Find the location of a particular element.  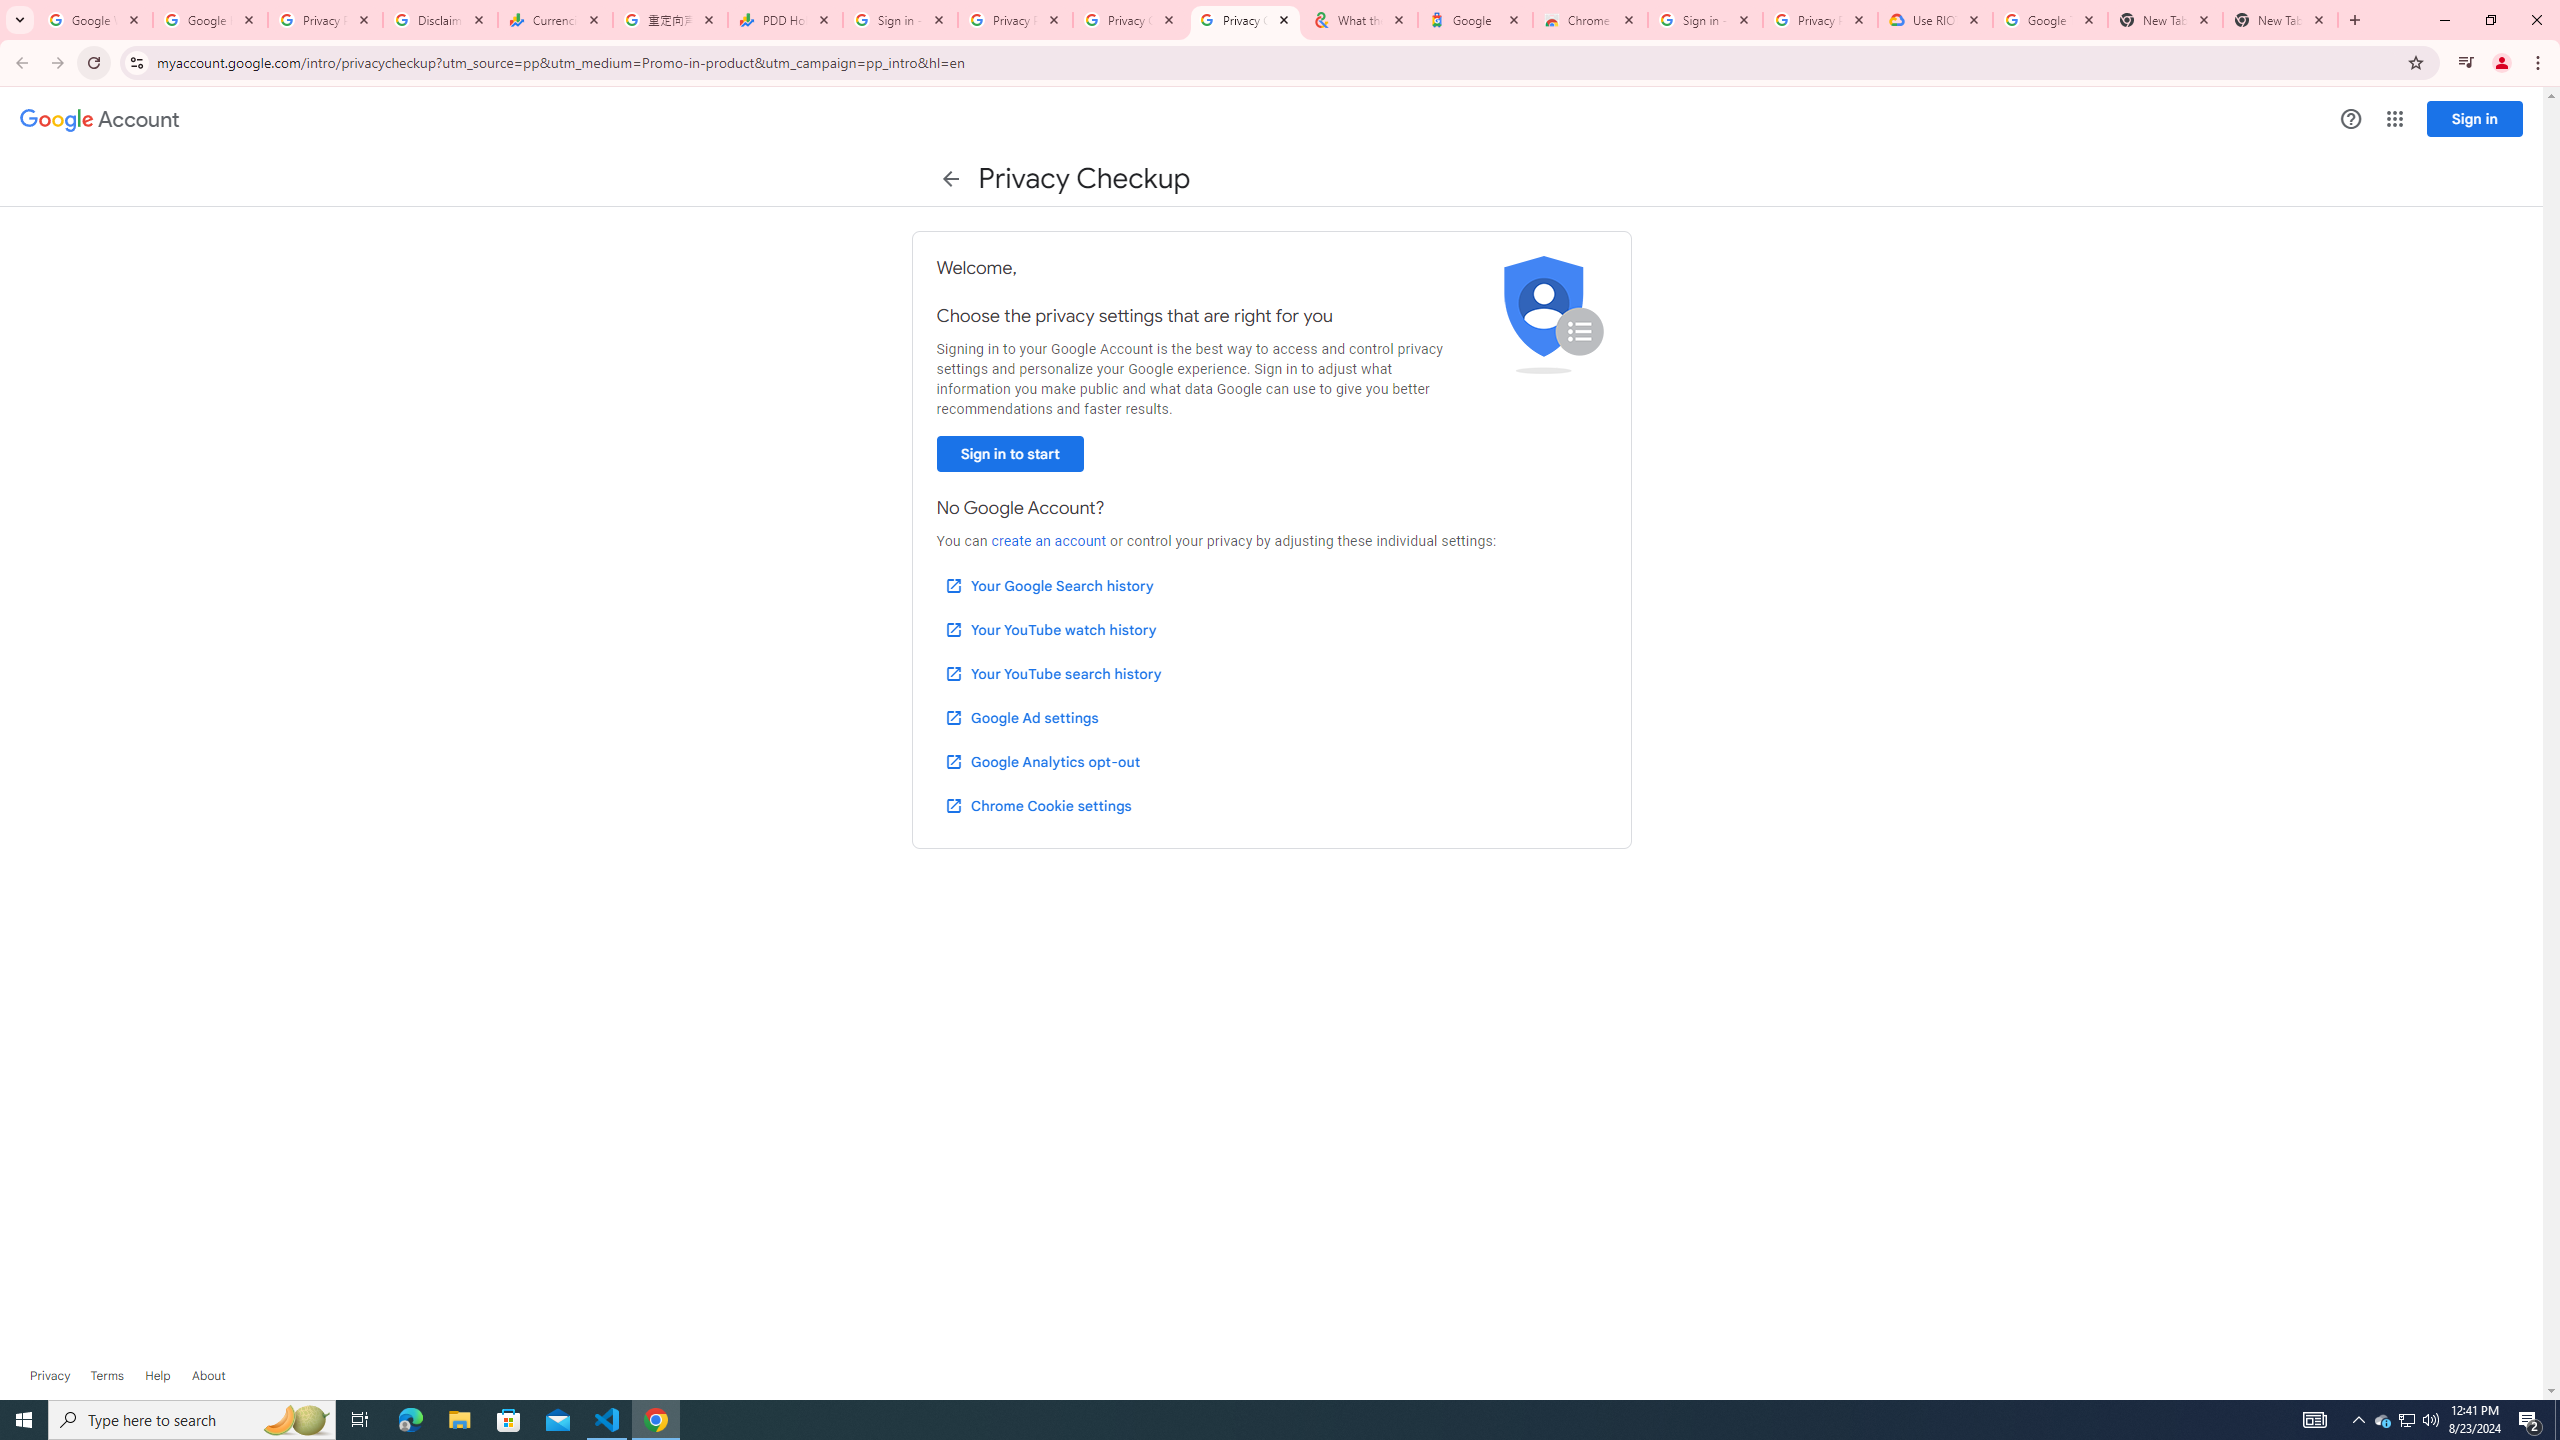

'PDD Holdings Inc - ADR (PDD) Price & News - Google Finance' is located at coordinates (784, 19).